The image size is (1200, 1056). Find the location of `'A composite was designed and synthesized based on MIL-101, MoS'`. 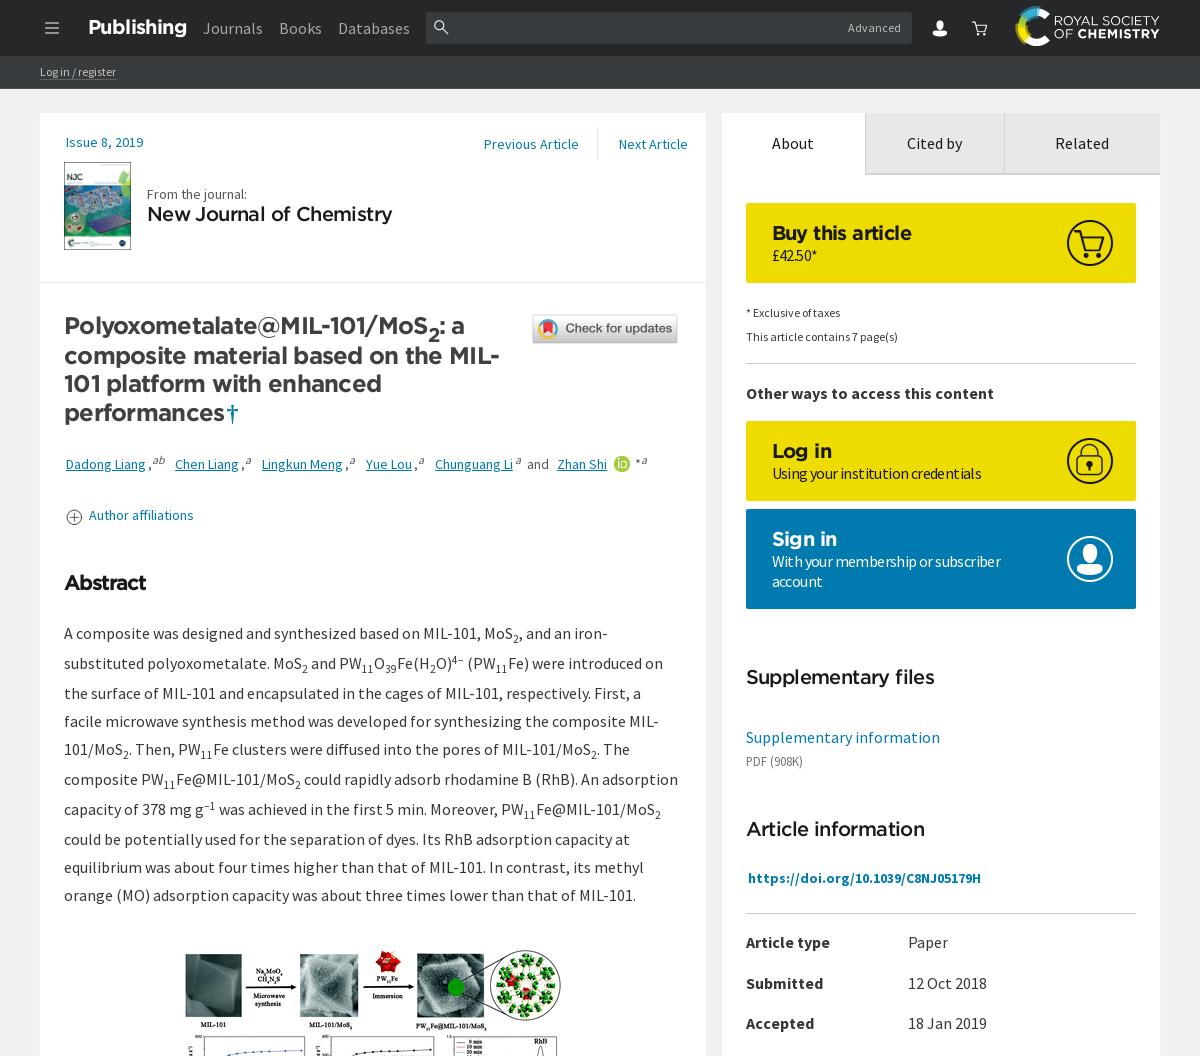

'A composite was designed and synthesized based on MIL-101, MoS' is located at coordinates (287, 631).